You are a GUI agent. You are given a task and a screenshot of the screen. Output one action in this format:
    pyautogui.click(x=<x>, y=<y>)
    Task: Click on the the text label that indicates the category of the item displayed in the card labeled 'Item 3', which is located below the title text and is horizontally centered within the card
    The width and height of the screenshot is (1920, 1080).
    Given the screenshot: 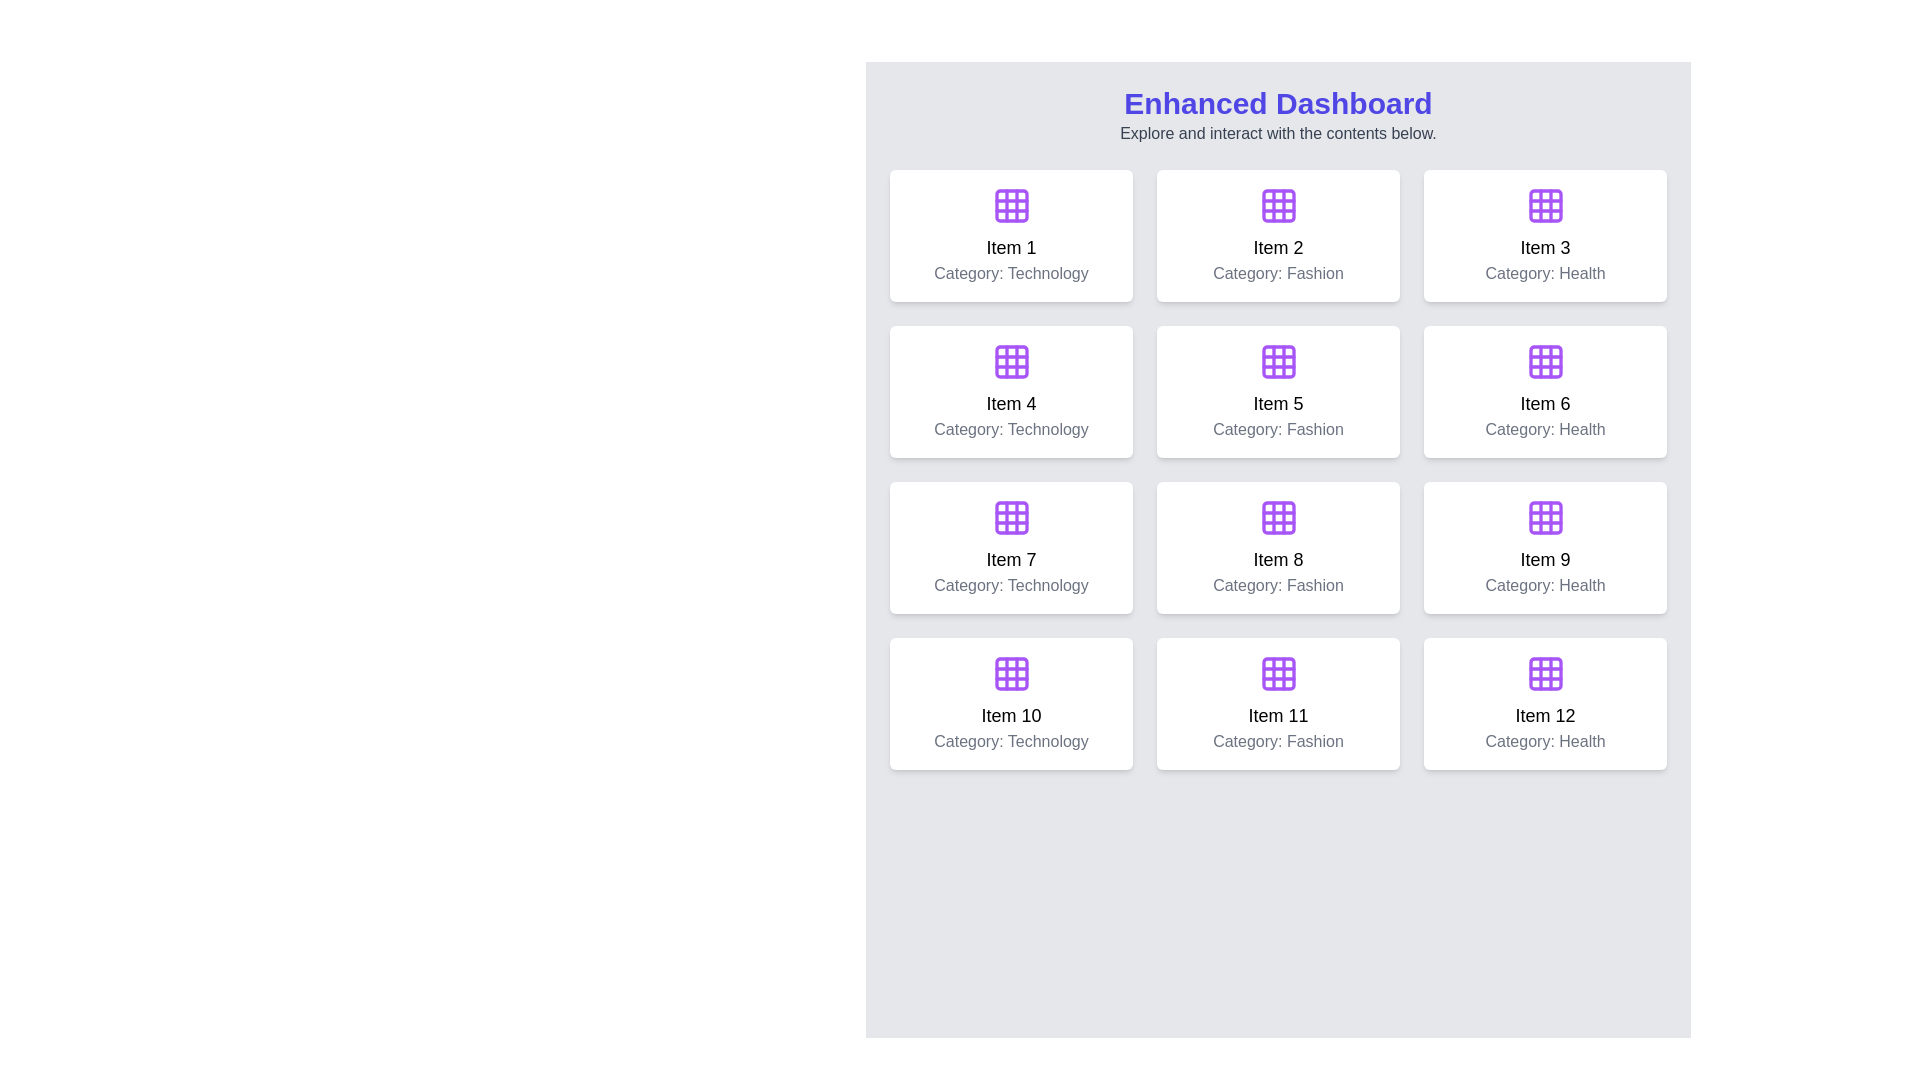 What is the action you would take?
    pyautogui.click(x=1544, y=273)
    